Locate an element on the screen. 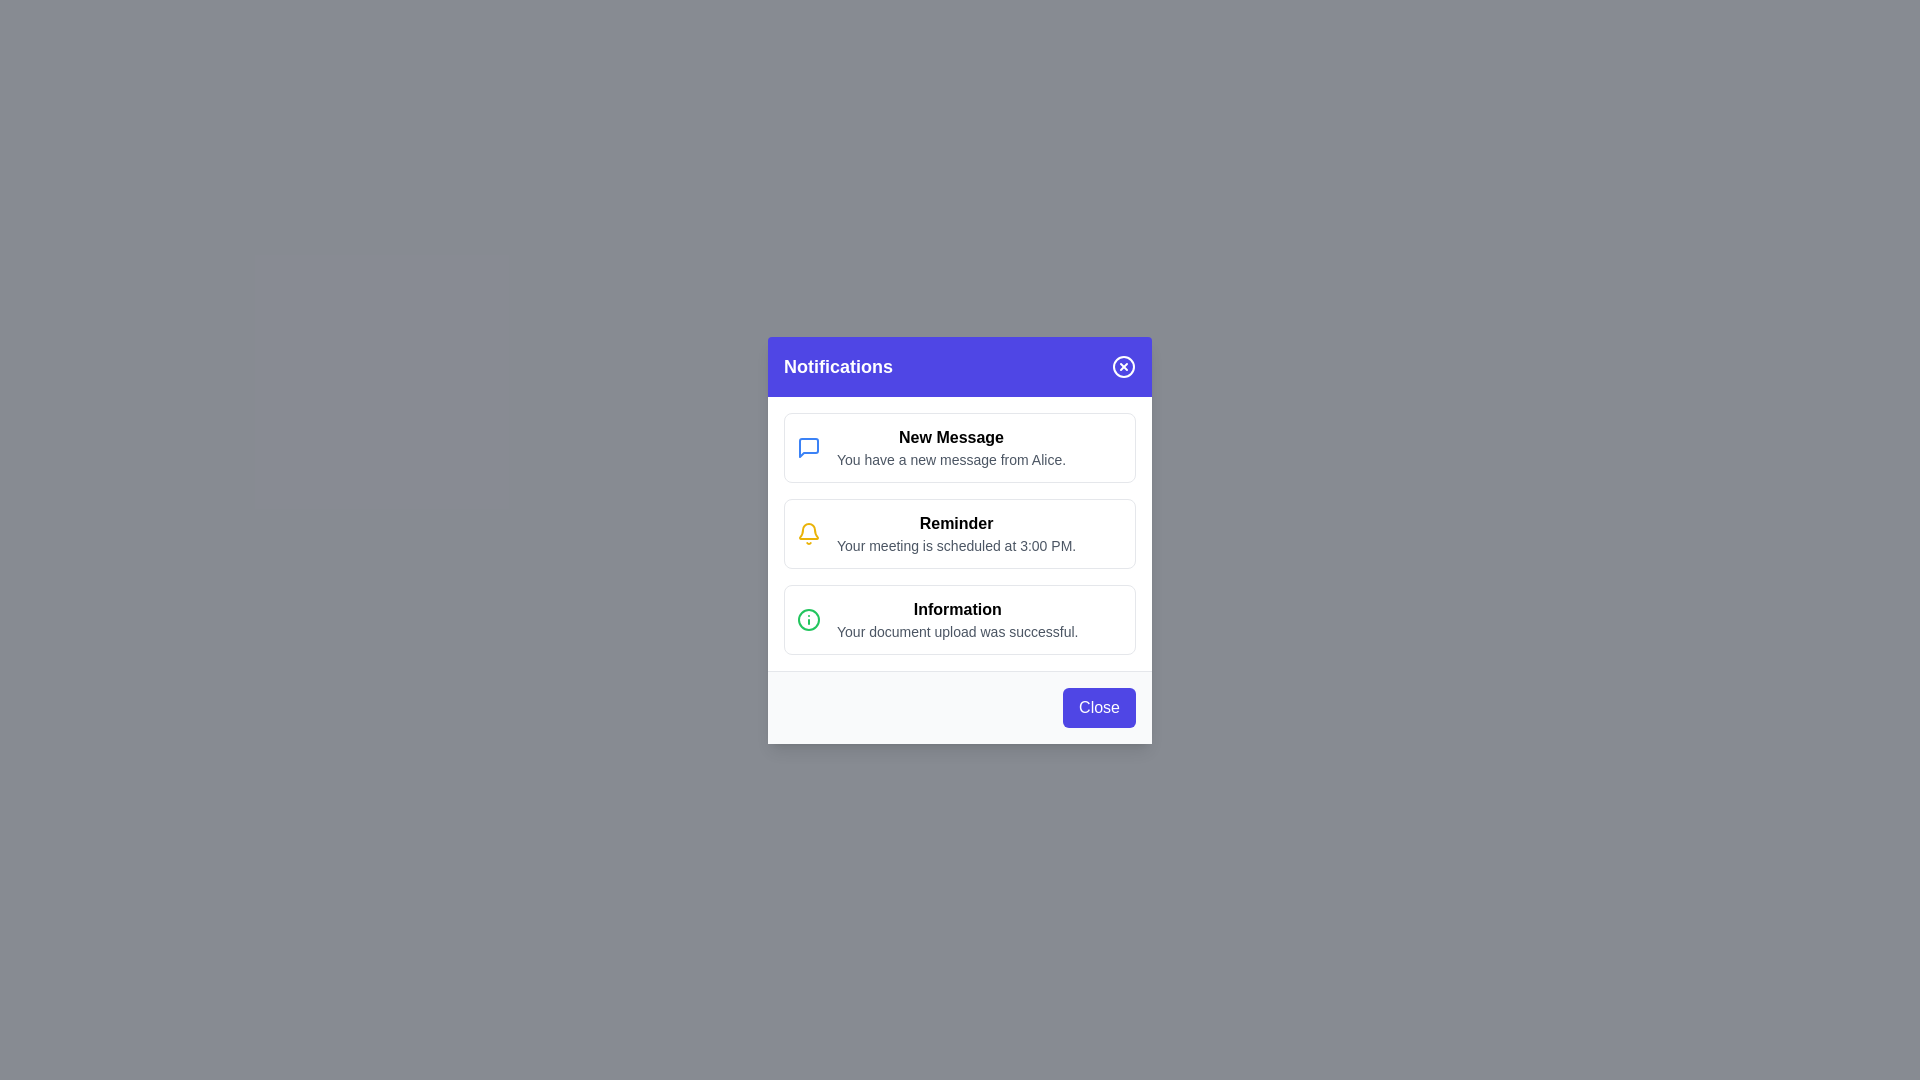  the notification item New Message to focus on it is located at coordinates (960, 446).